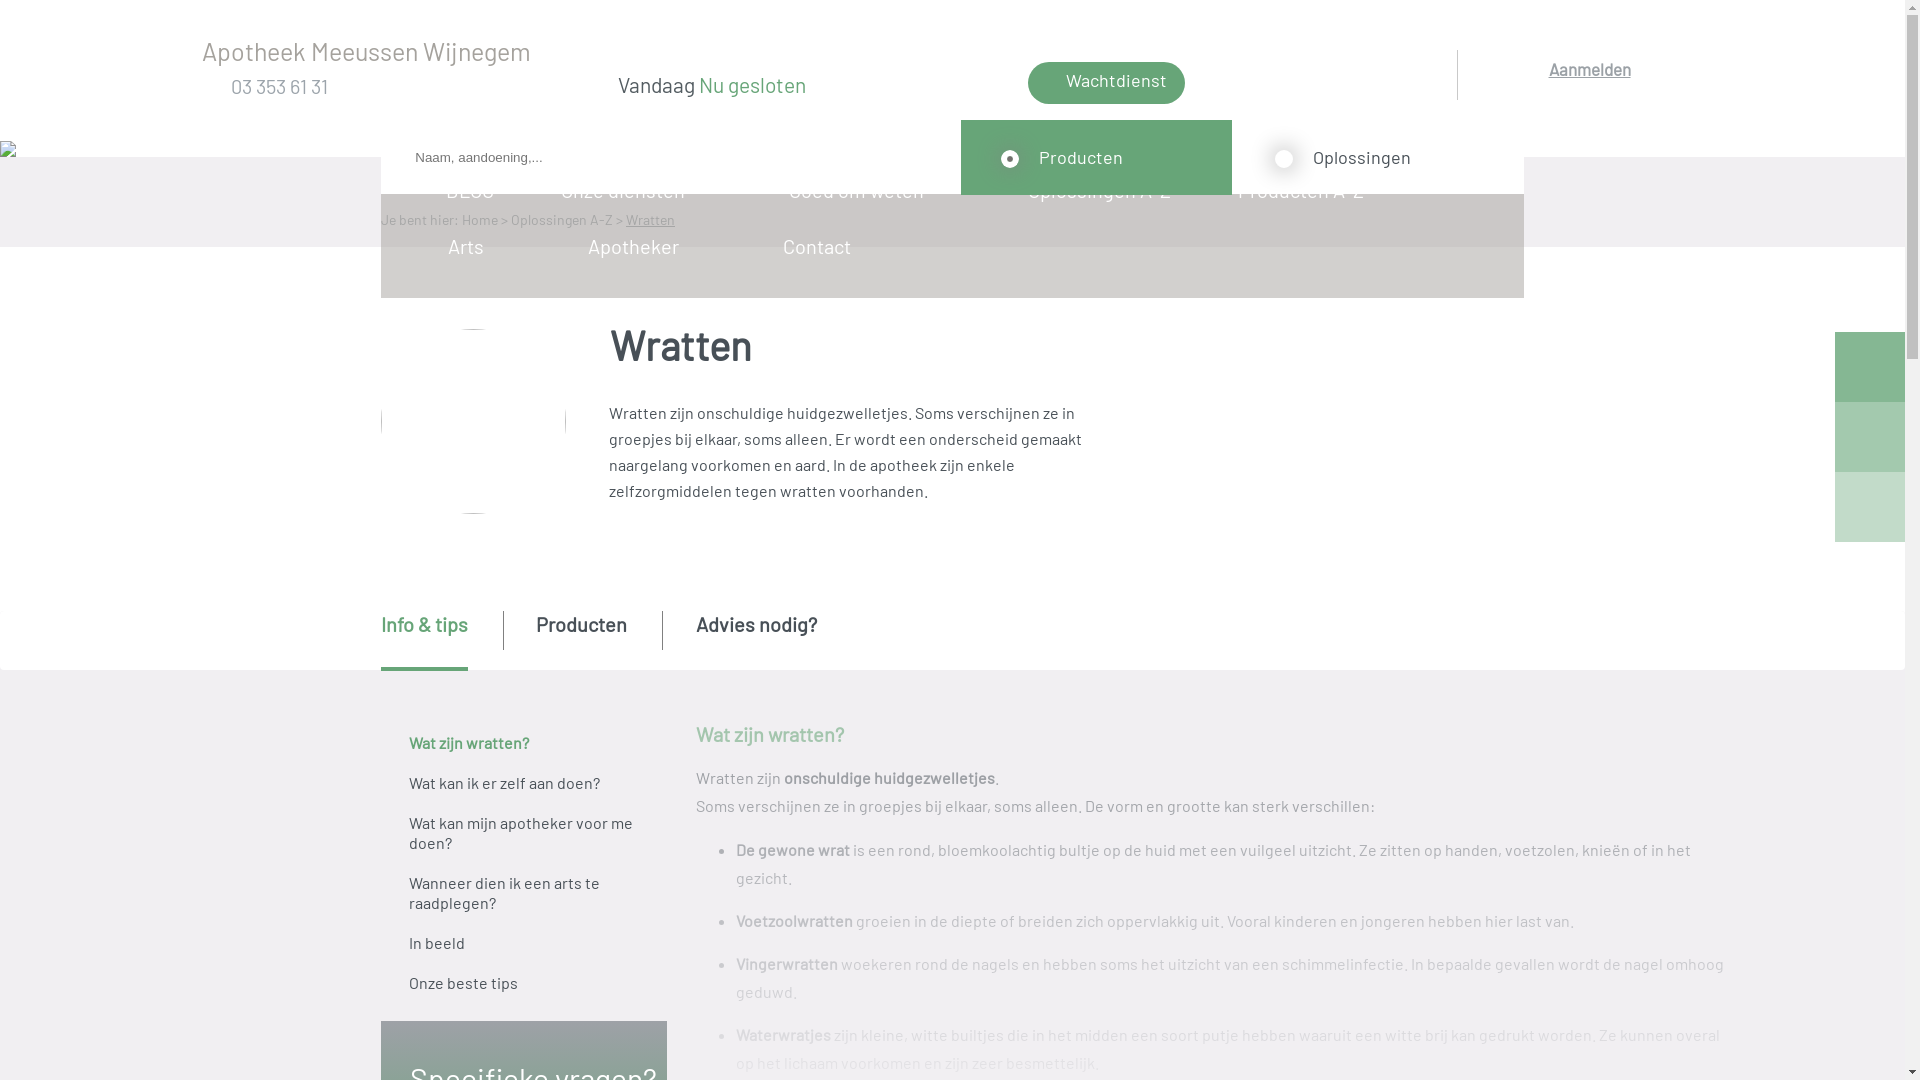 The width and height of the screenshot is (1920, 1080). Describe the element at coordinates (1307, 189) in the screenshot. I see `'Producten A-Z'` at that location.